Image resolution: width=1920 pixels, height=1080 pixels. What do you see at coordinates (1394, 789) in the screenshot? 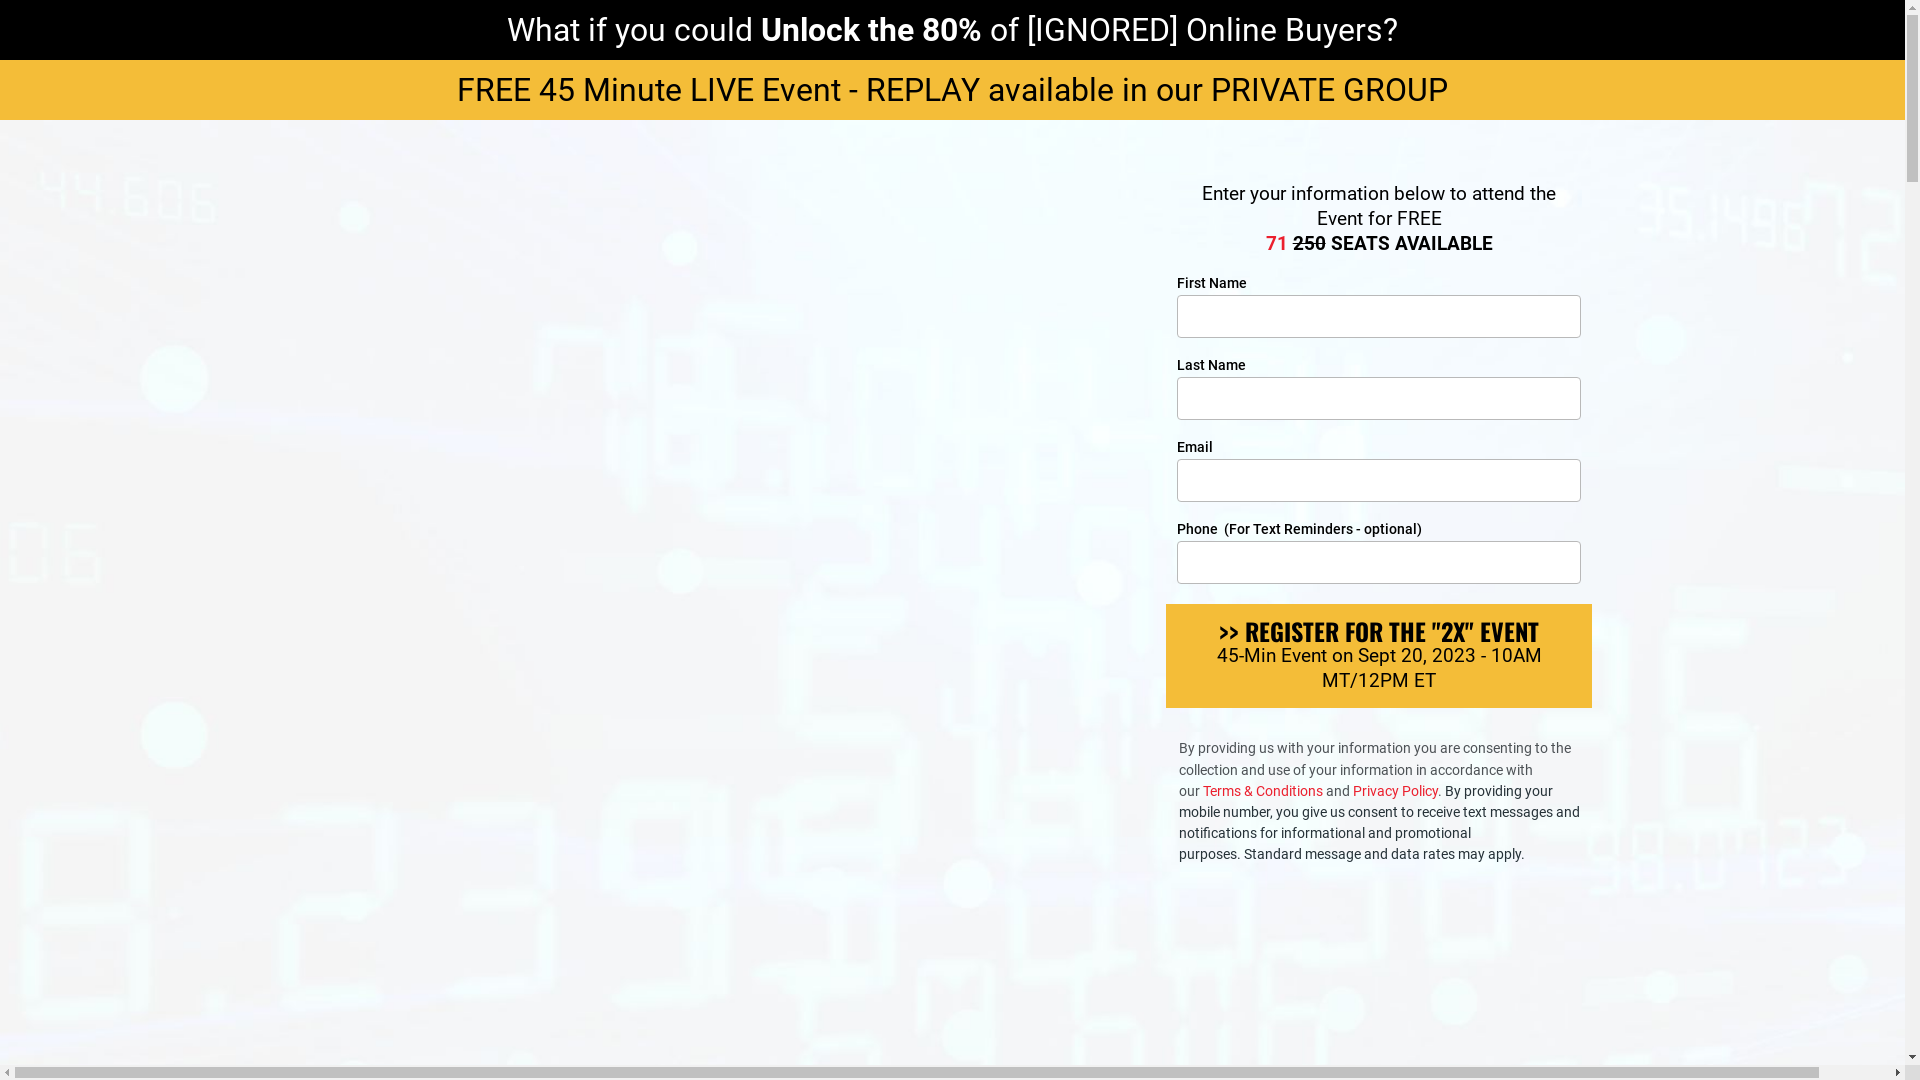
I see `'Privacy Policy'` at bounding box center [1394, 789].